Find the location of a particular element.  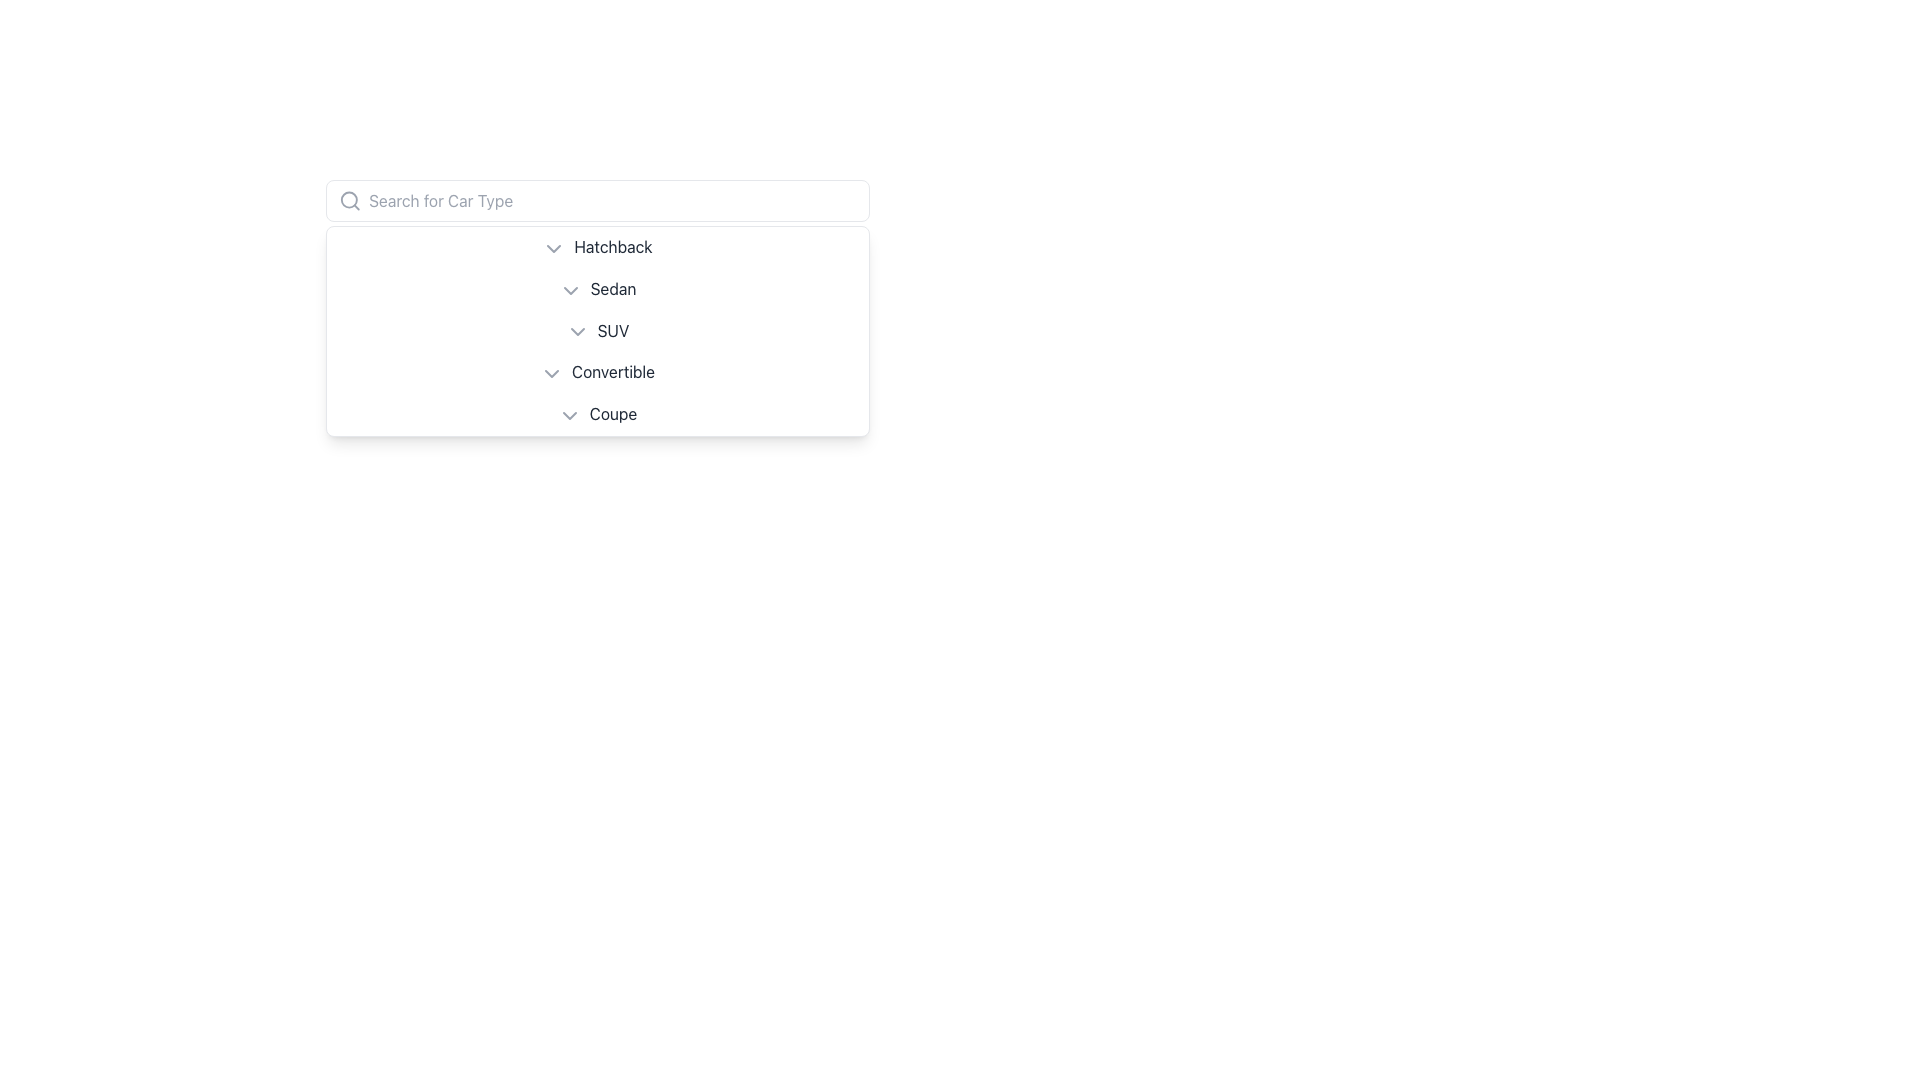

the search icon, which is a magnifying glass symbol with a gray outline located at the leftmost part of the search bar preceding the text input field with the placeholder 'Search for Car Type' is located at coordinates (349, 200).